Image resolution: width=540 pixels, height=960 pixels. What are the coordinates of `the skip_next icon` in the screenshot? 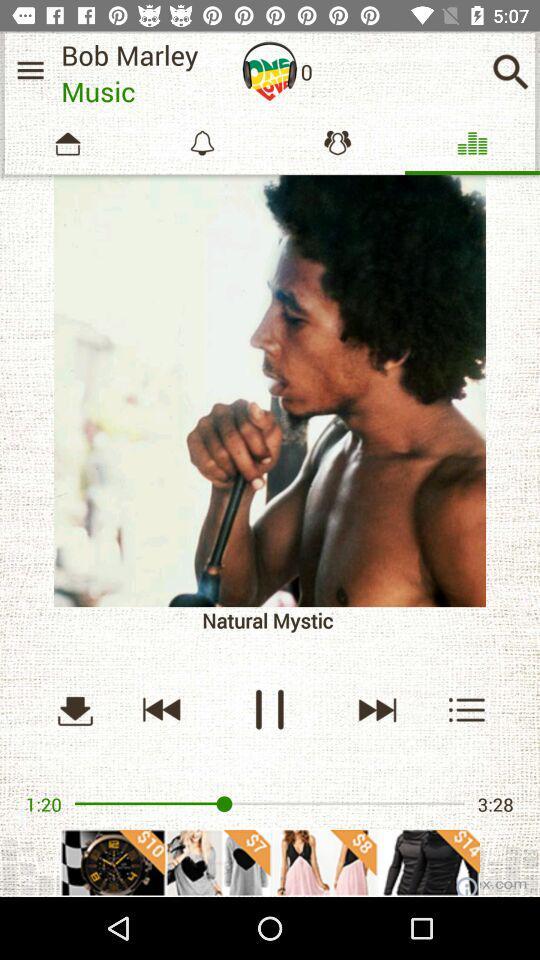 It's located at (376, 709).